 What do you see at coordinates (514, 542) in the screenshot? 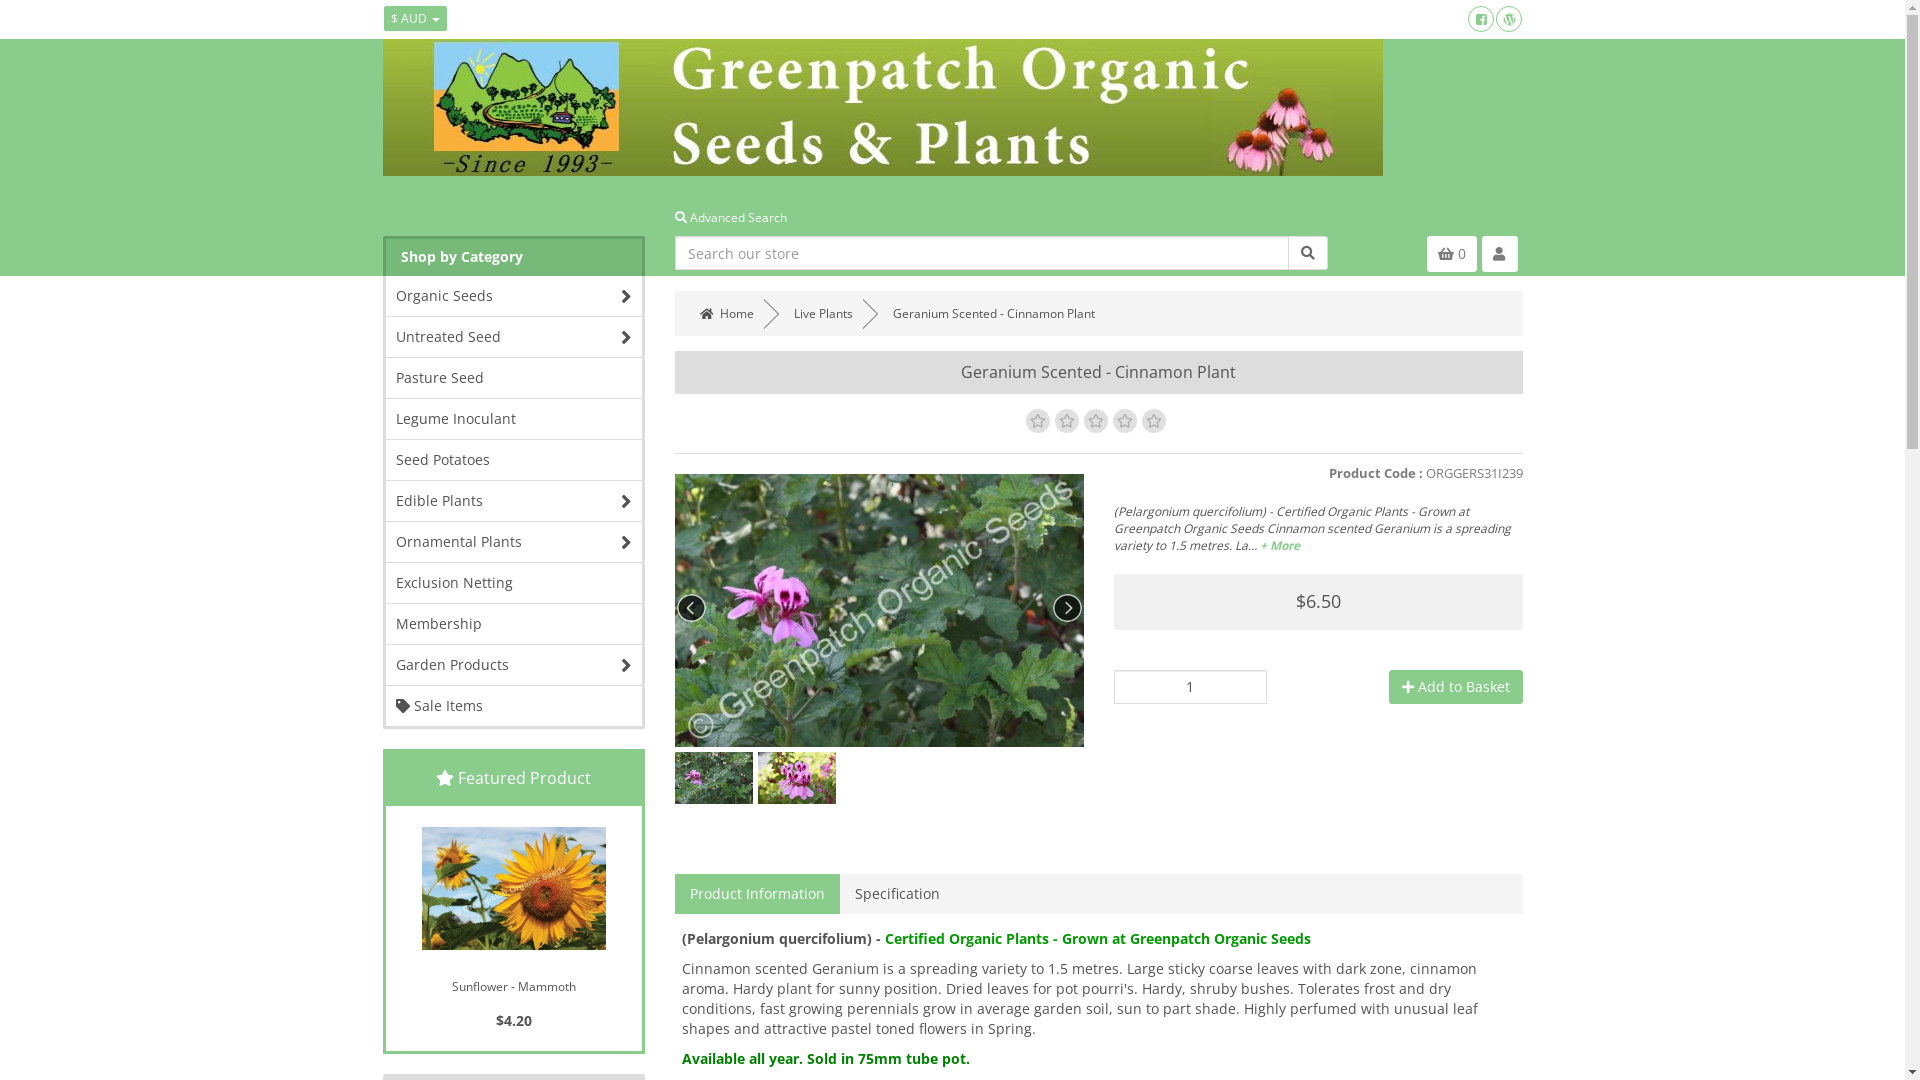
I see `'Ornamental Plants'` at bounding box center [514, 542].